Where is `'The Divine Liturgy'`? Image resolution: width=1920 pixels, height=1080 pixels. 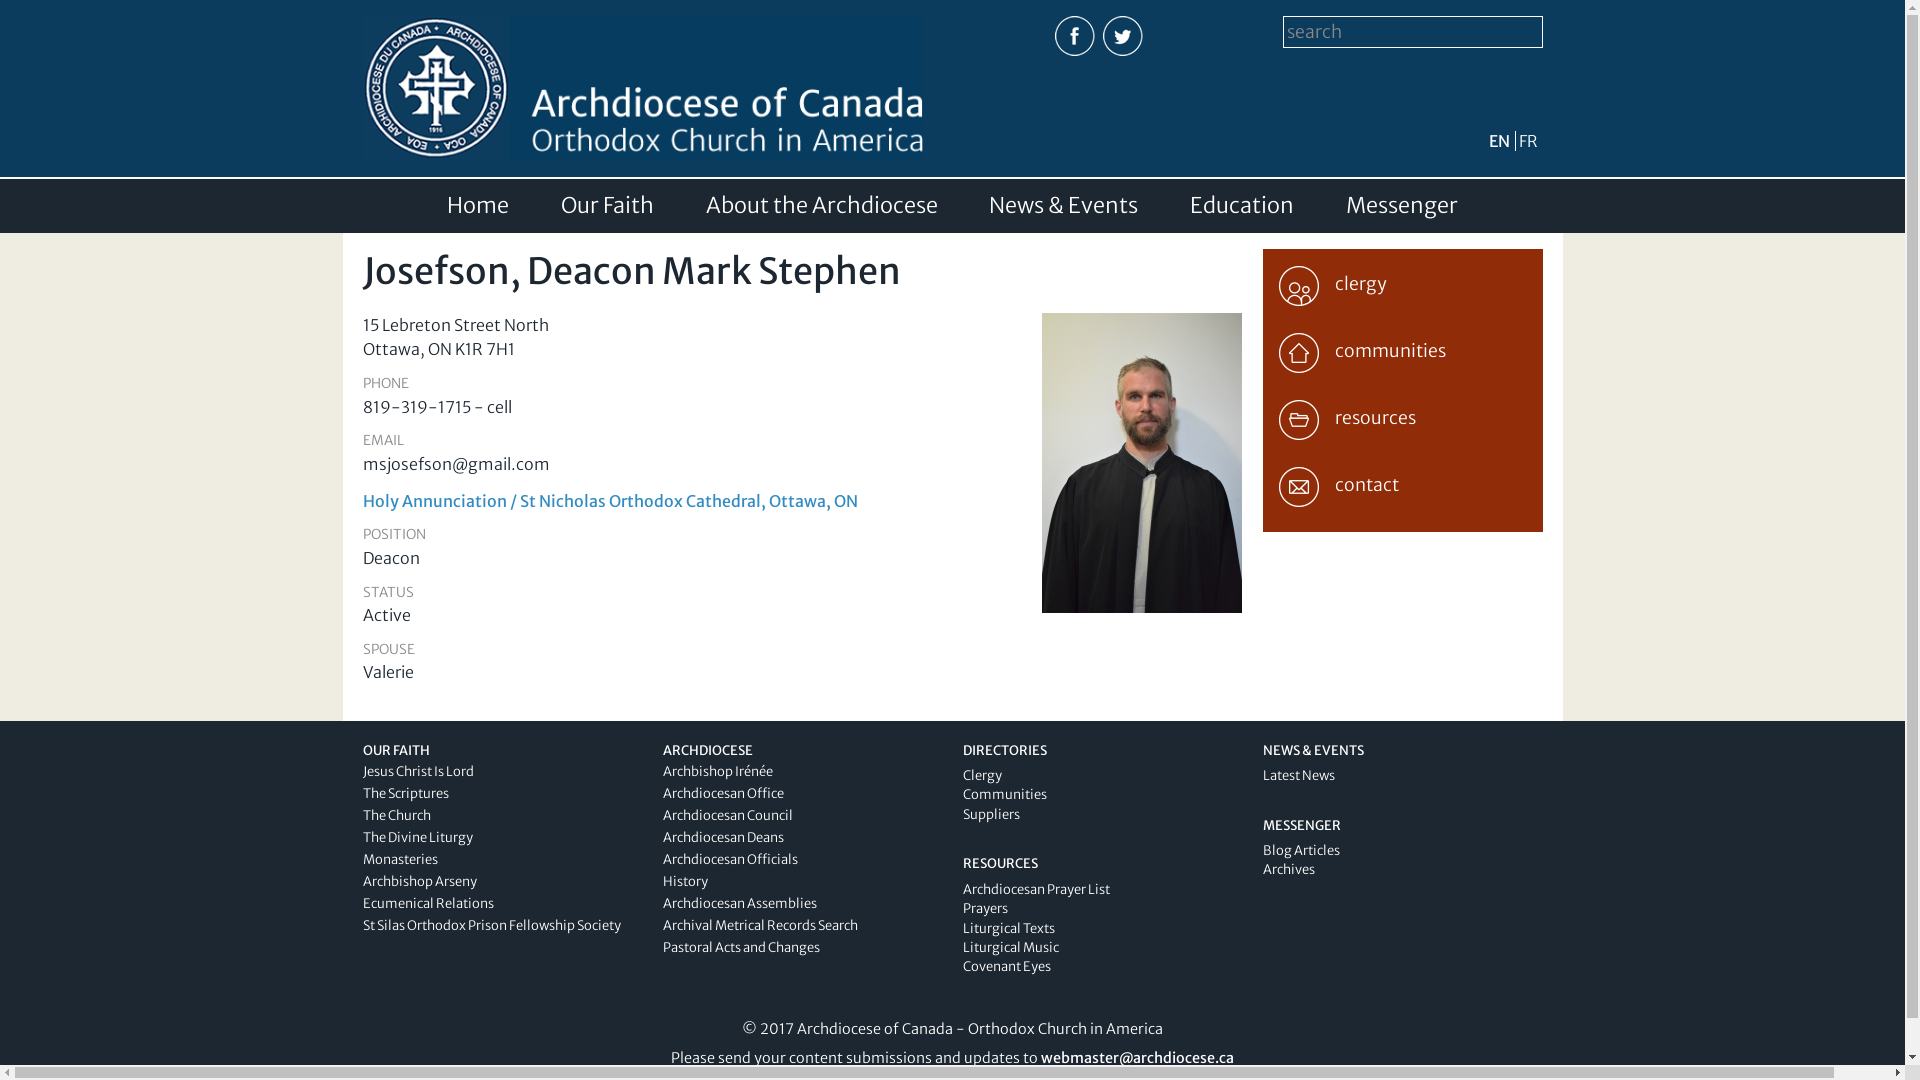
'The Divine Liturgy' is located at coordinates (416, 837).